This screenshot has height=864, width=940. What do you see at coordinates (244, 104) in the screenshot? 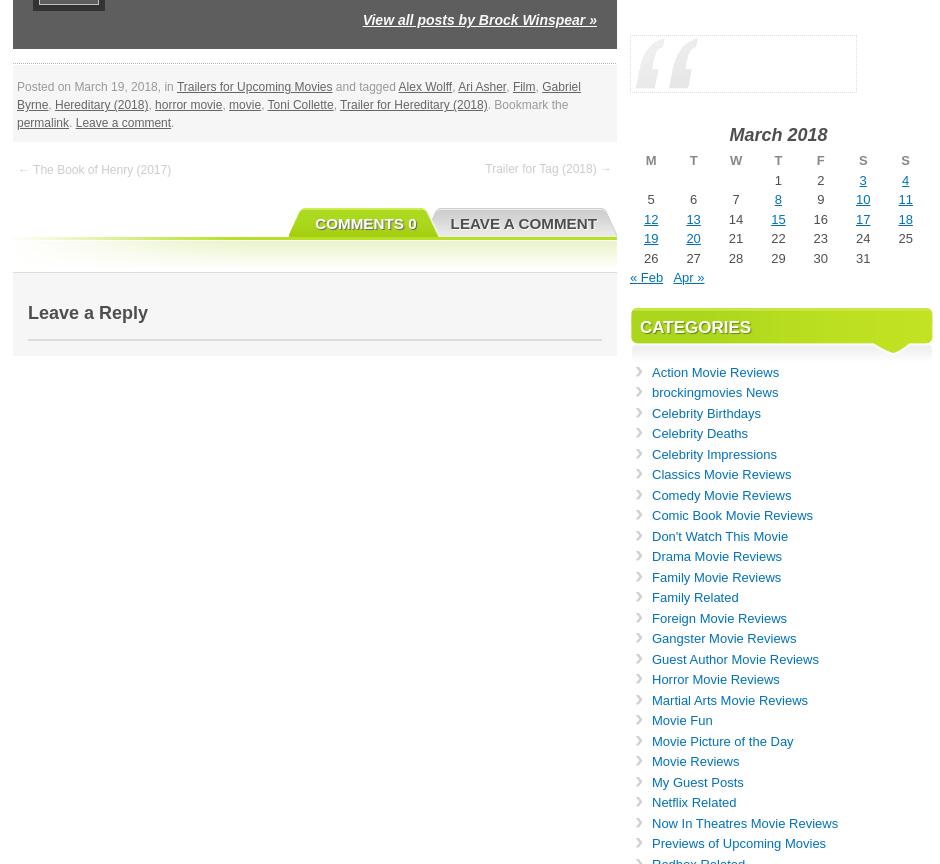
I see `'movie'` at bounding box center [244, 104].